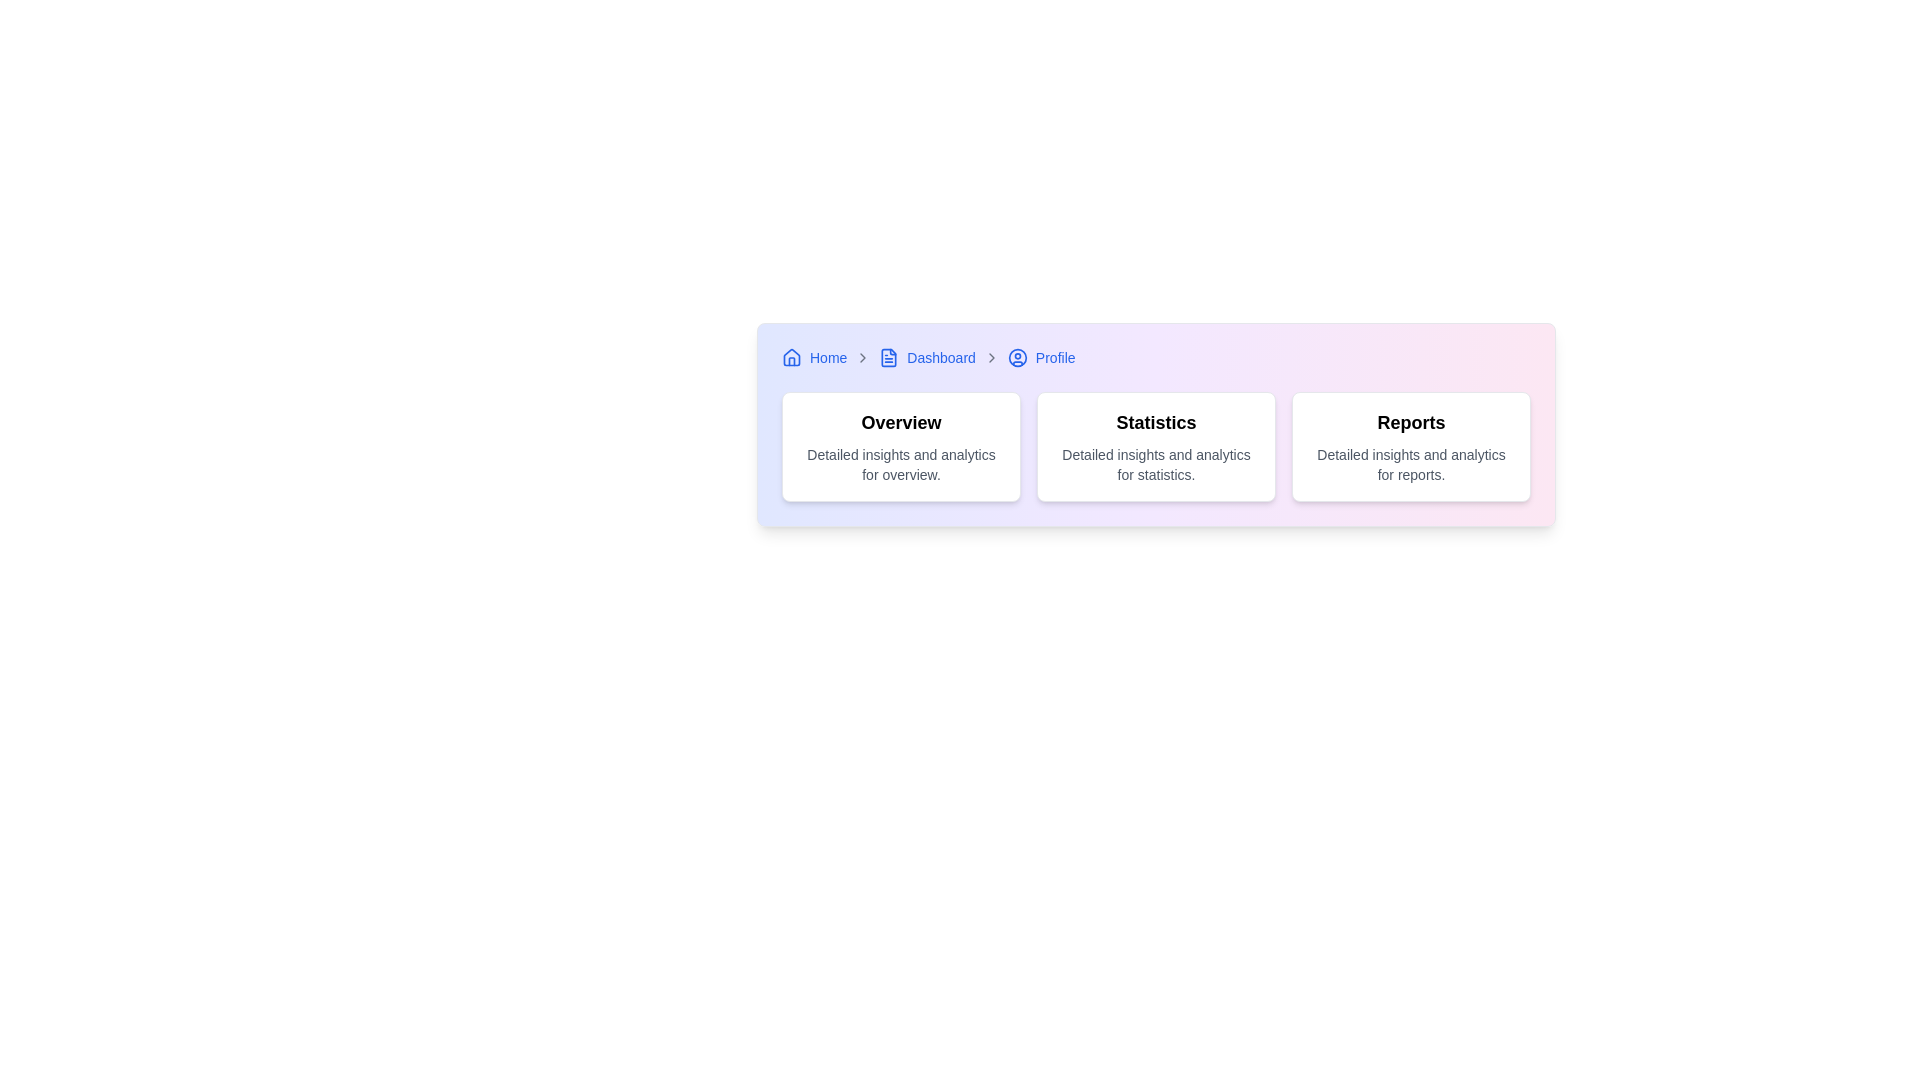 The height and width of the screenshot is (1080, 1920). Describe the element at coordinates (1156, 446) in the screenshot. I see `information displayed on the Information card located in the center column of the grid layout, positioned between 'Overview' and 'Reports'` at that location.